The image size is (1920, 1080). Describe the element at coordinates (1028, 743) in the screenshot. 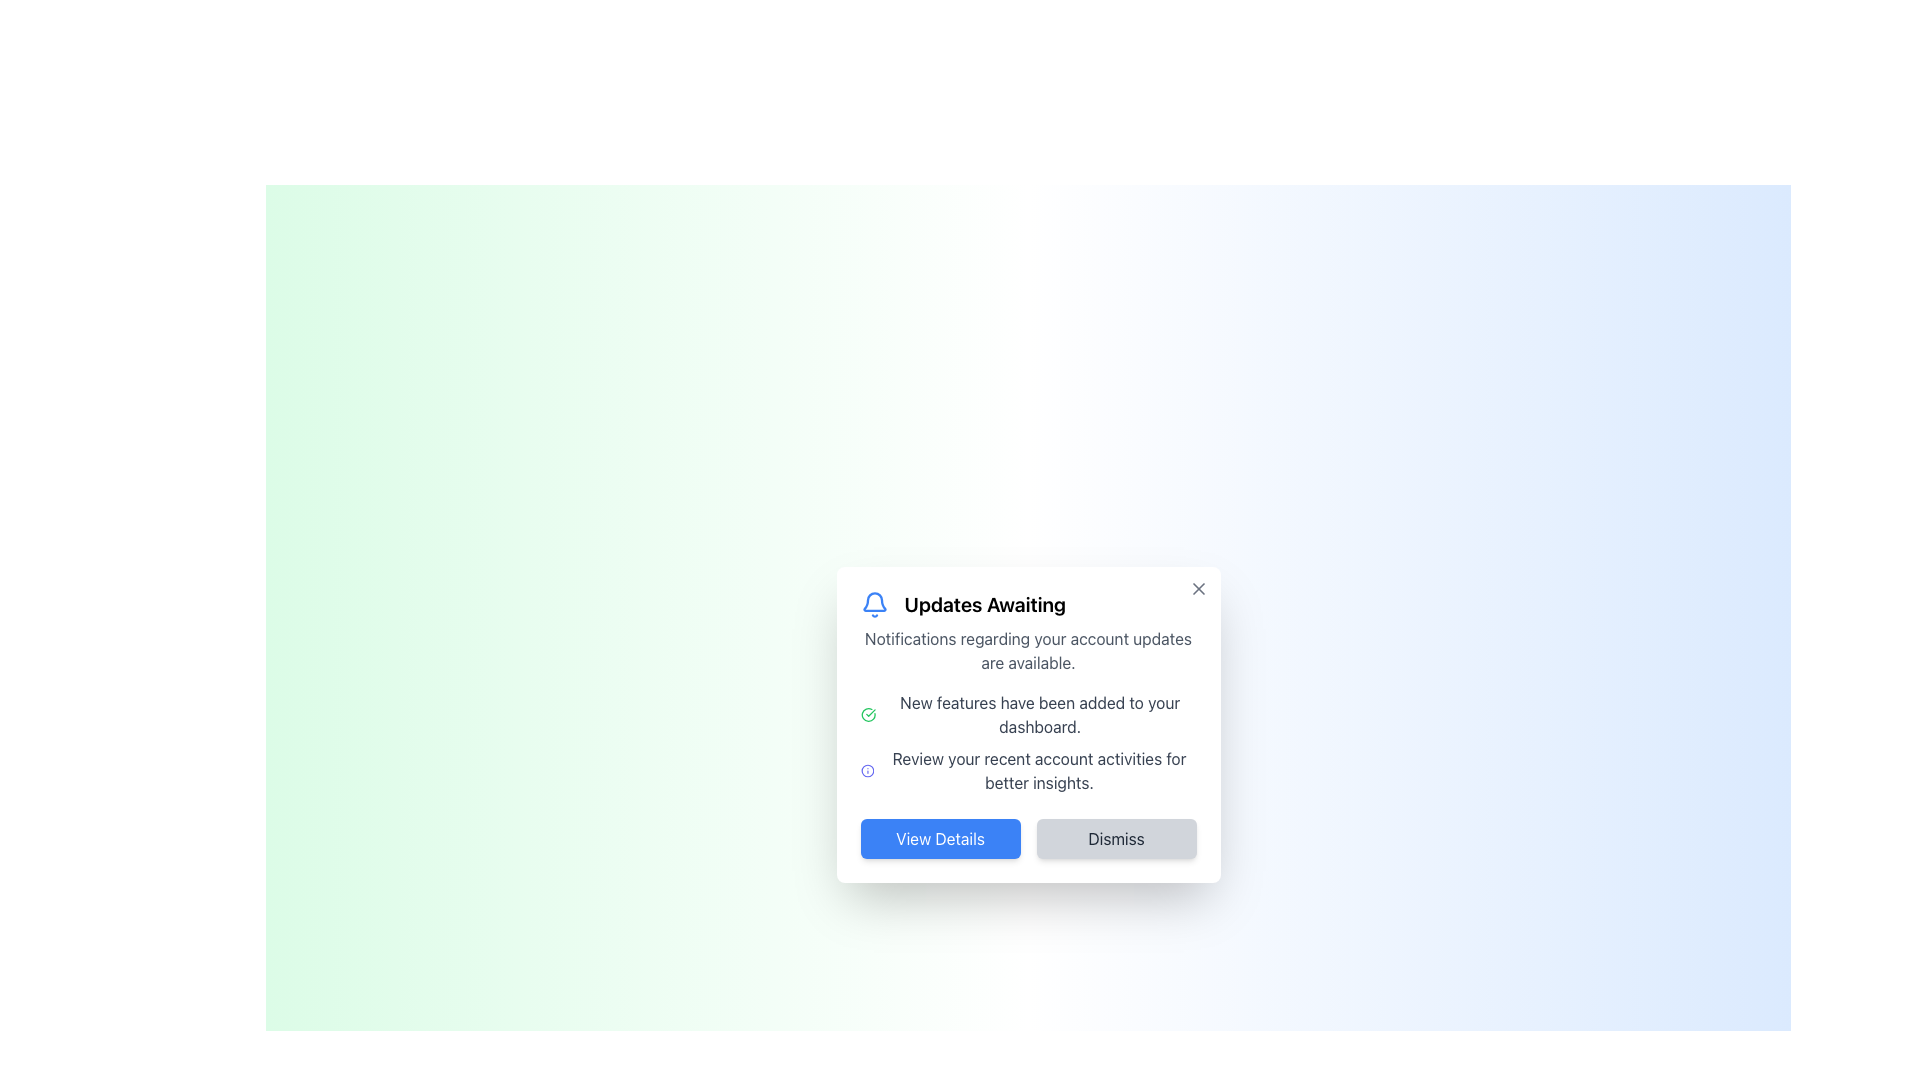

I see `the informational text block that provides notifications about new features and account activities, located below the heading 'Updates Awaiting' and above the buttons 'View Details' and 'Dismiss'` at that location.